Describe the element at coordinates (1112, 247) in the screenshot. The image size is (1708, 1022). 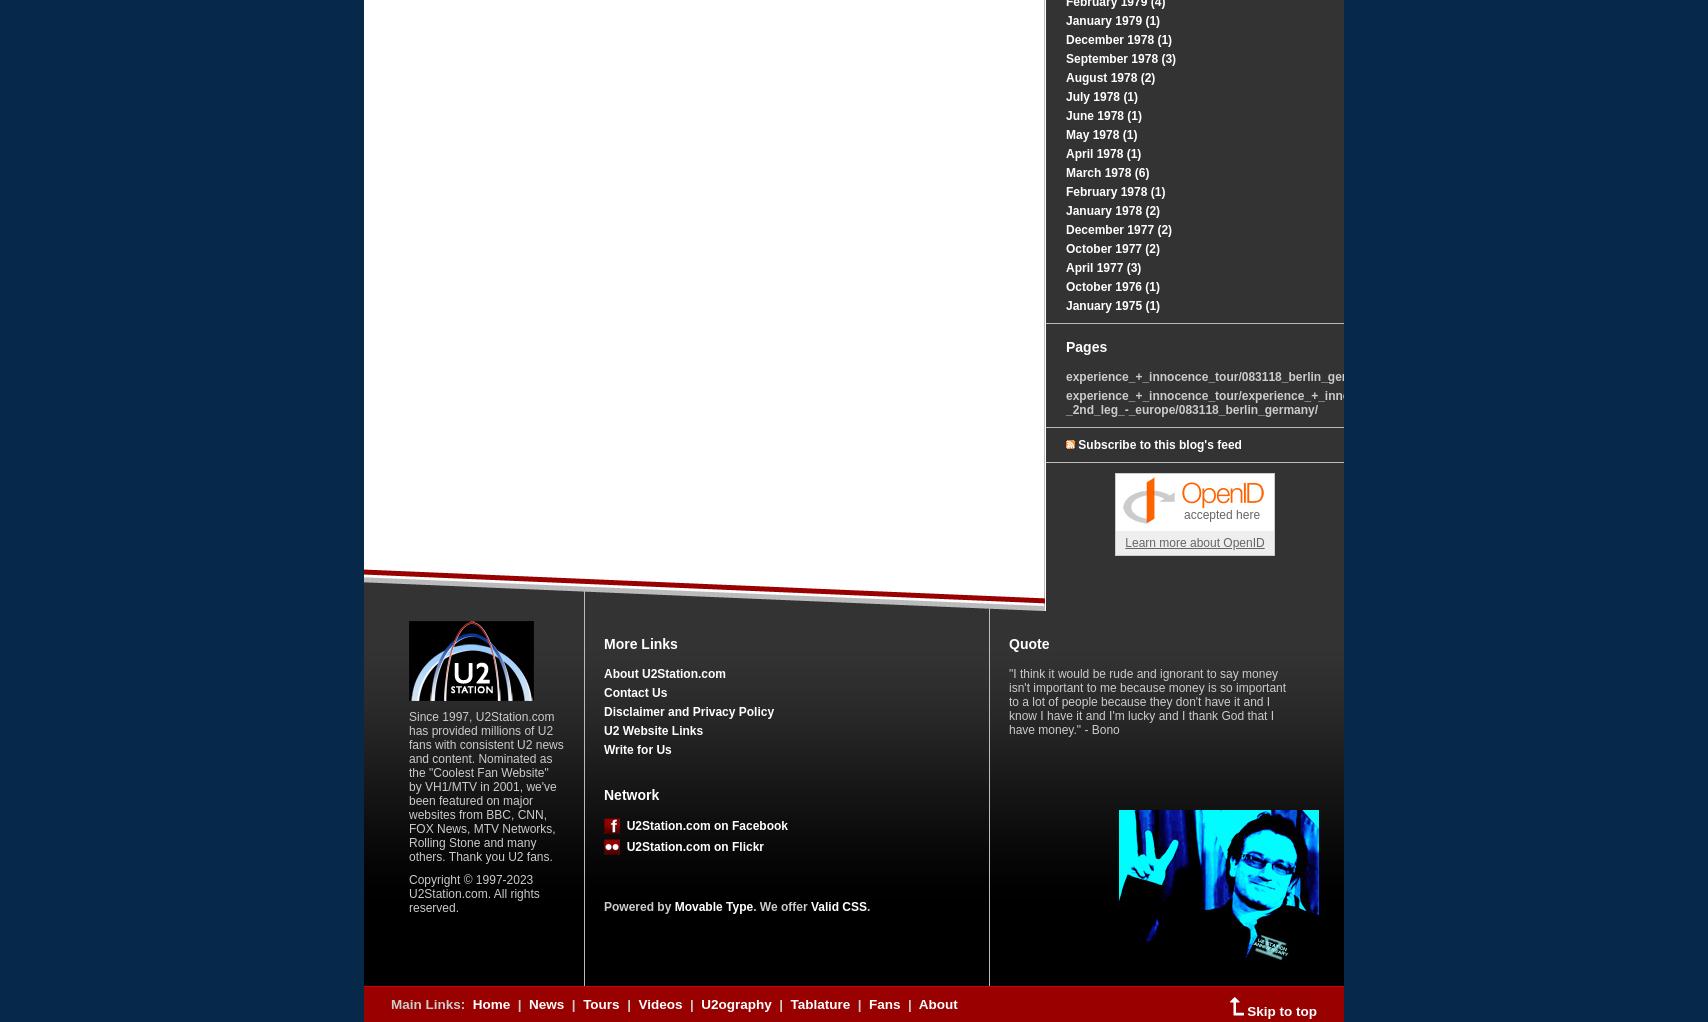
I see `'October 1977 (2)'` at that location.